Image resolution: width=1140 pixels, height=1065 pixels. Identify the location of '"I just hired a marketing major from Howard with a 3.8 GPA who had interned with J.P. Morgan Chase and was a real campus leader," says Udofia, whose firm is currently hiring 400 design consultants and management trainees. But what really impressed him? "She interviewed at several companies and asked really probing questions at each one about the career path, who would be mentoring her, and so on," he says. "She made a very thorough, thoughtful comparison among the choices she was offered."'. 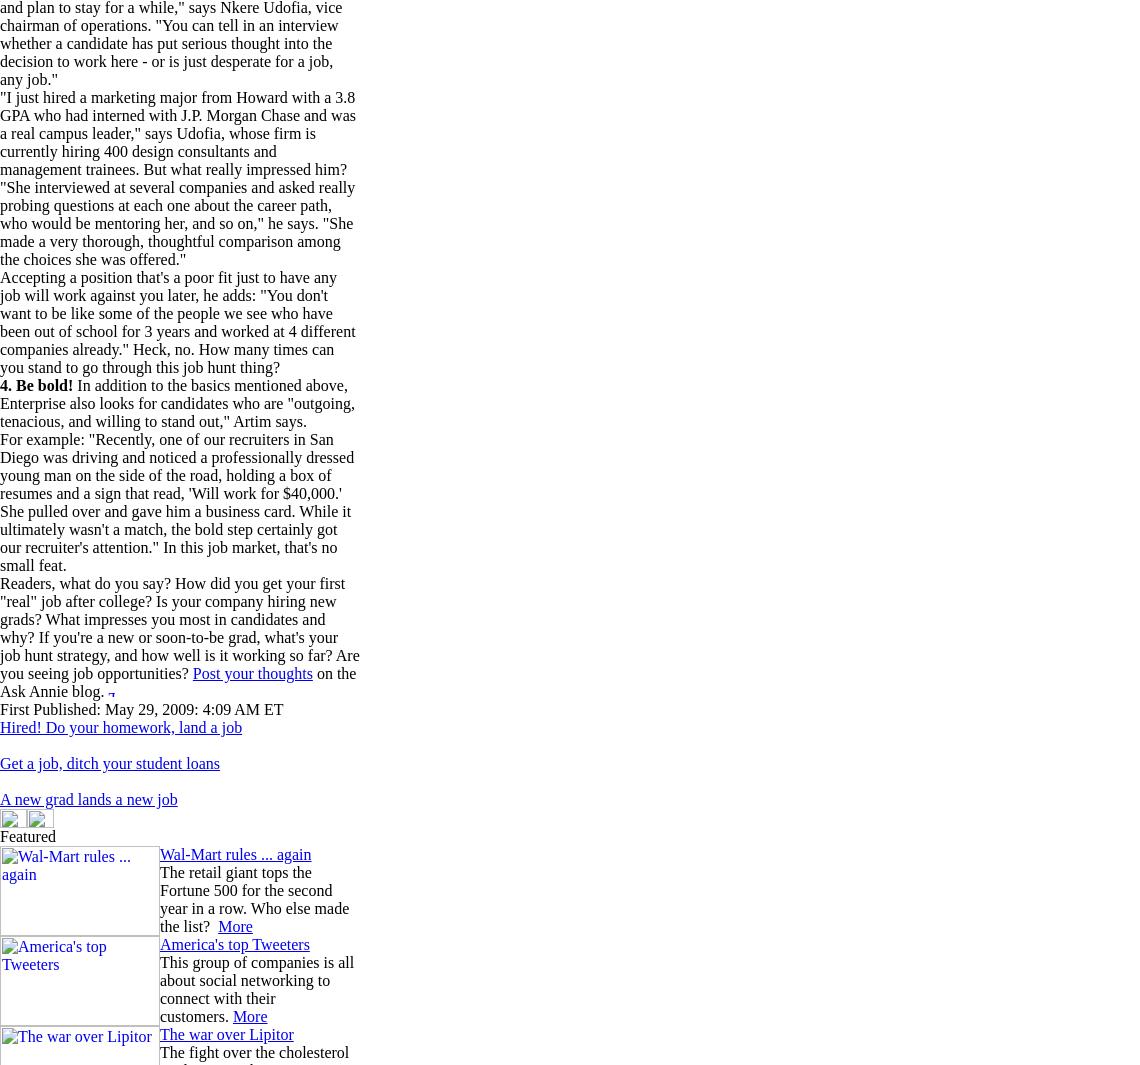
(177, 177).